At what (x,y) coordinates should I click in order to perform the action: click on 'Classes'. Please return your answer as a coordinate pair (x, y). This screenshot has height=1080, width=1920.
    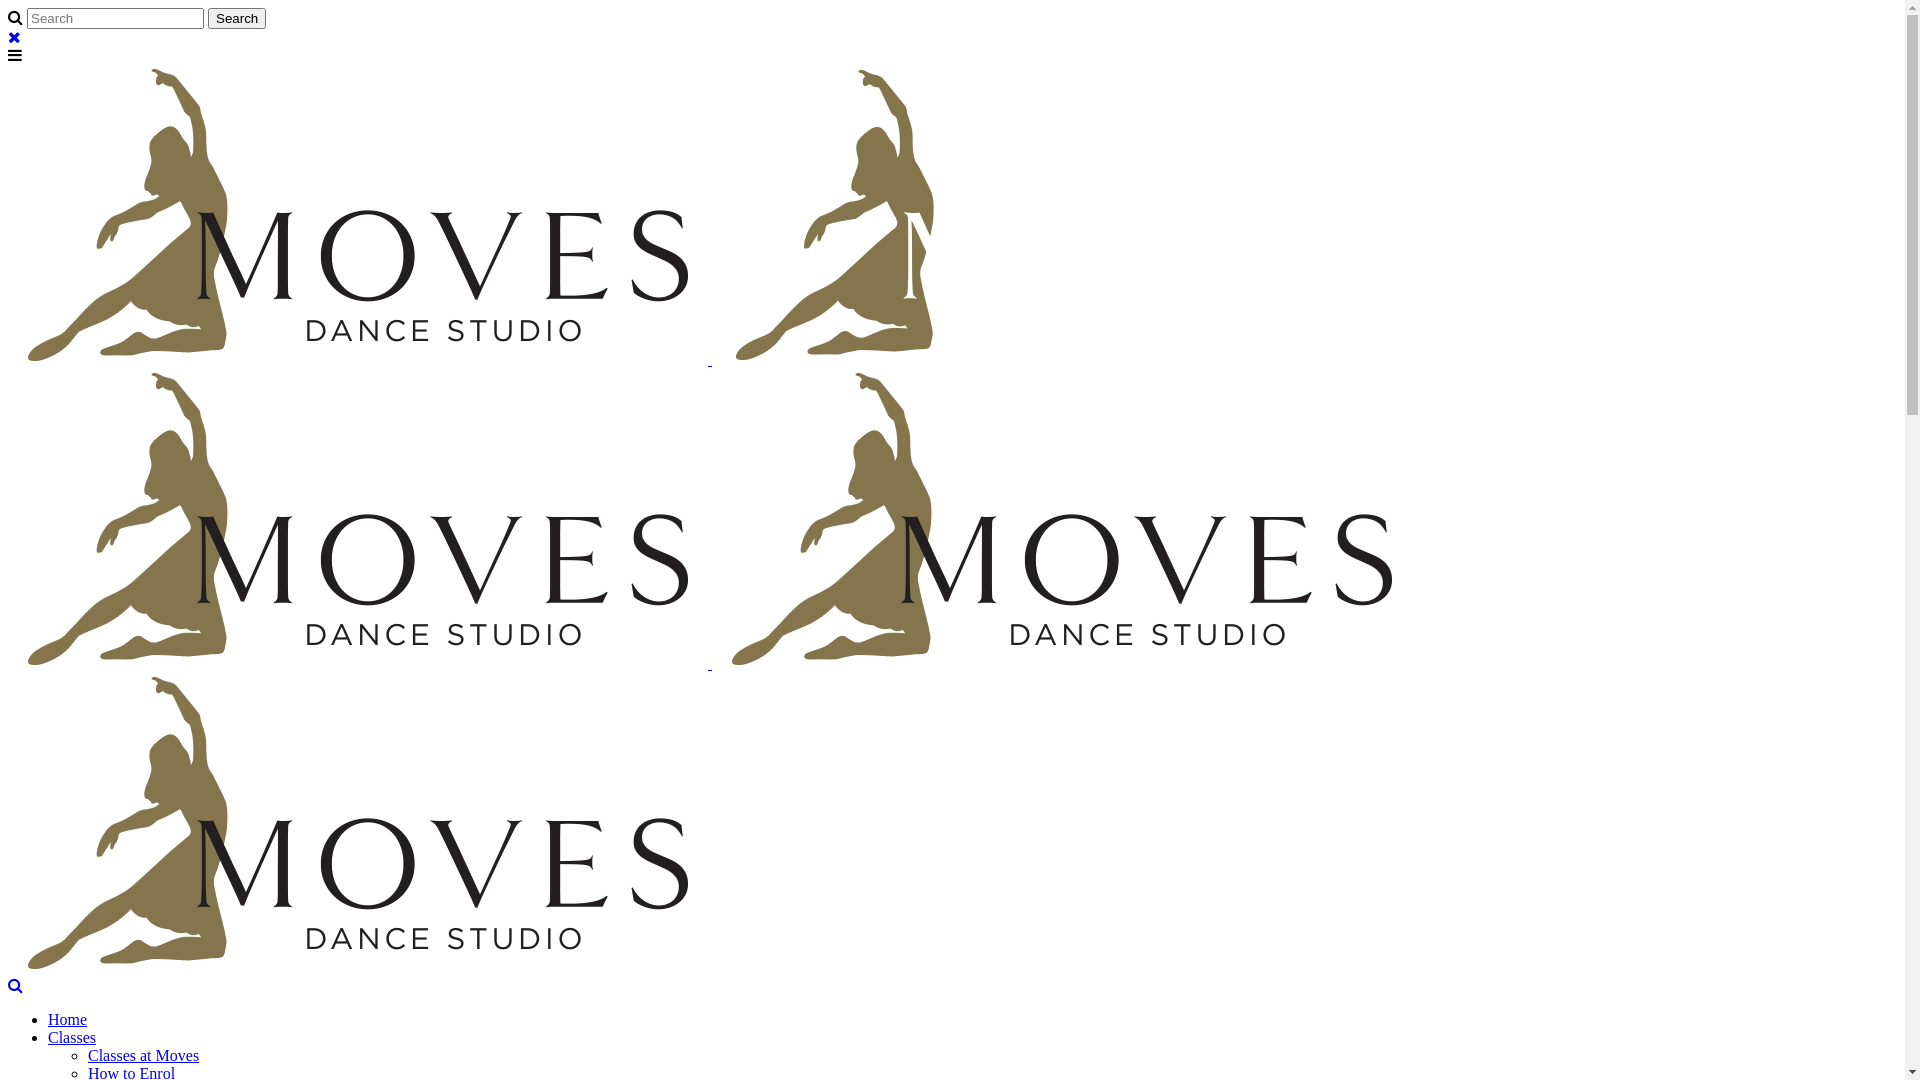
    Looking at the image, I should click on (72, 1036).